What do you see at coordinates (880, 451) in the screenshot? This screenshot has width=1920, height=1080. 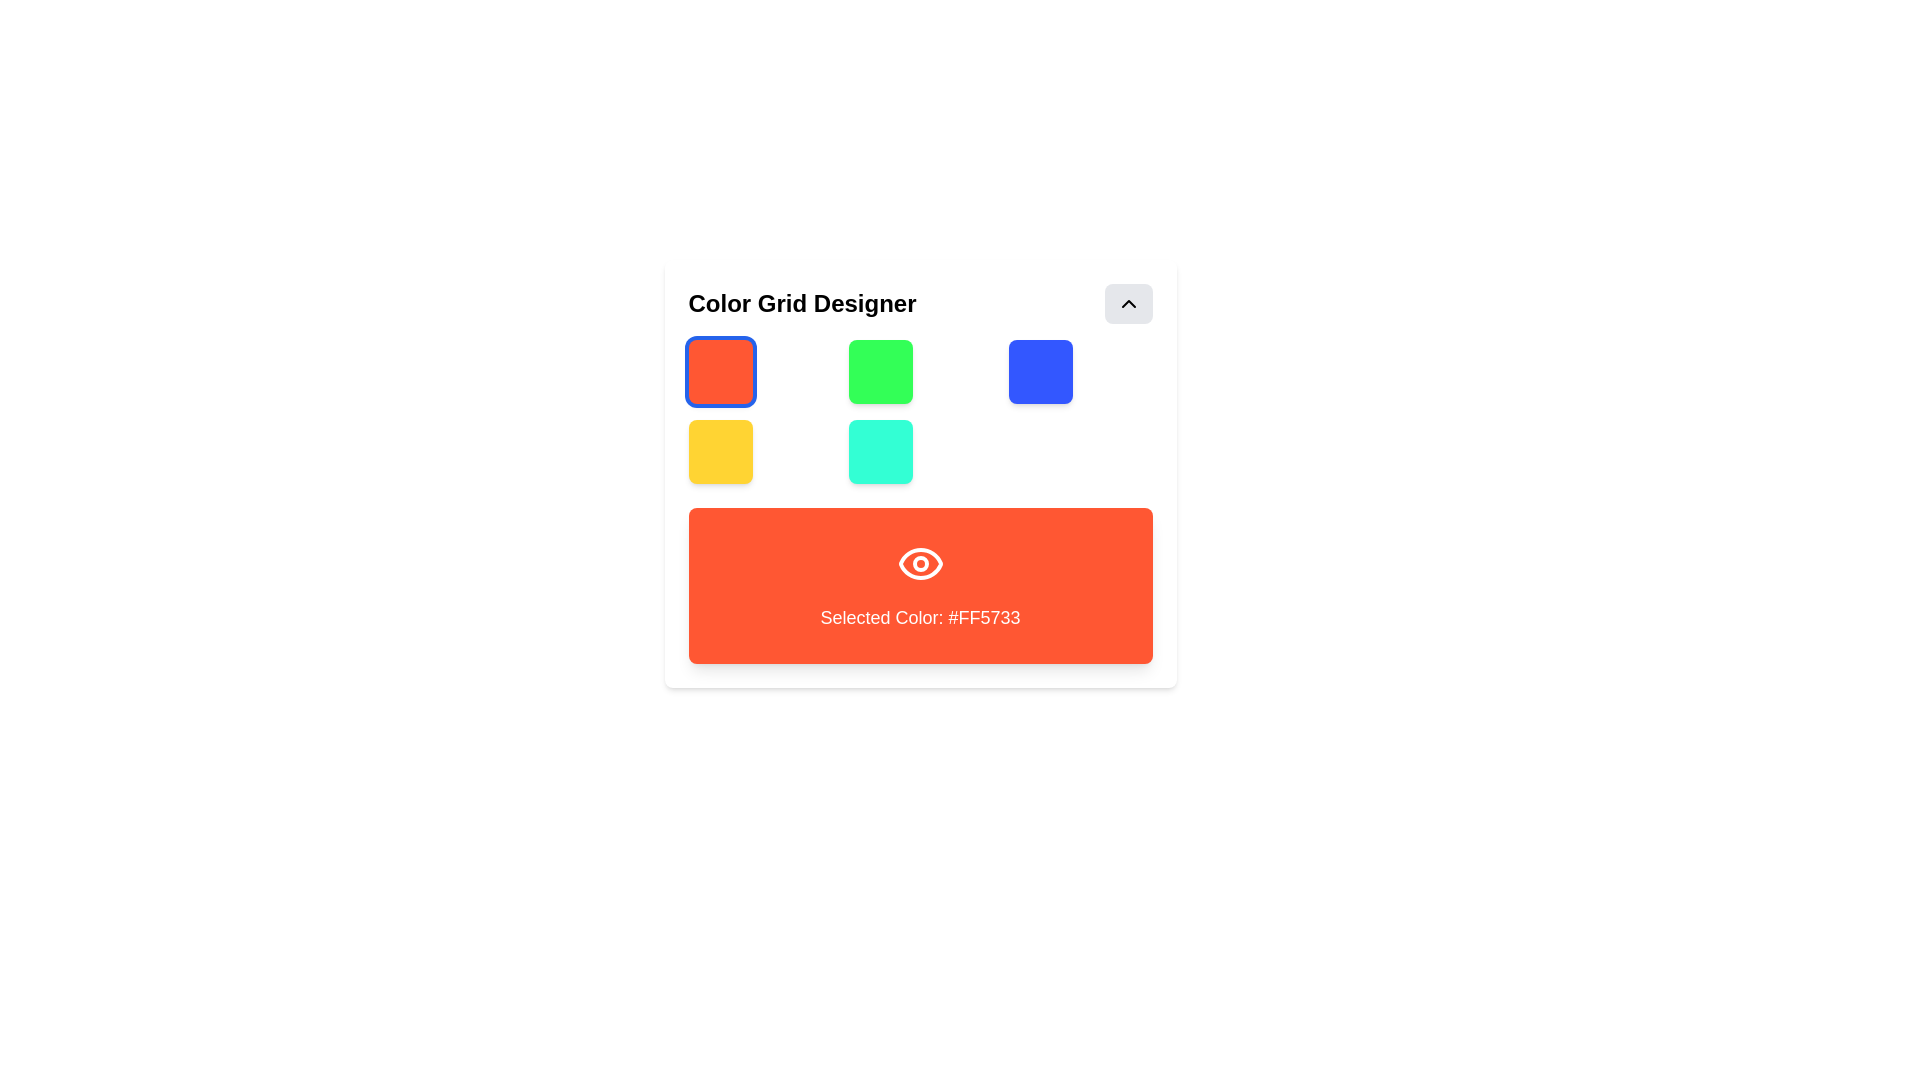 I see `the lower-center color-selectable box in the grid layout, which is used for choosing a color for design or customization` at bounding box center [880, 451].